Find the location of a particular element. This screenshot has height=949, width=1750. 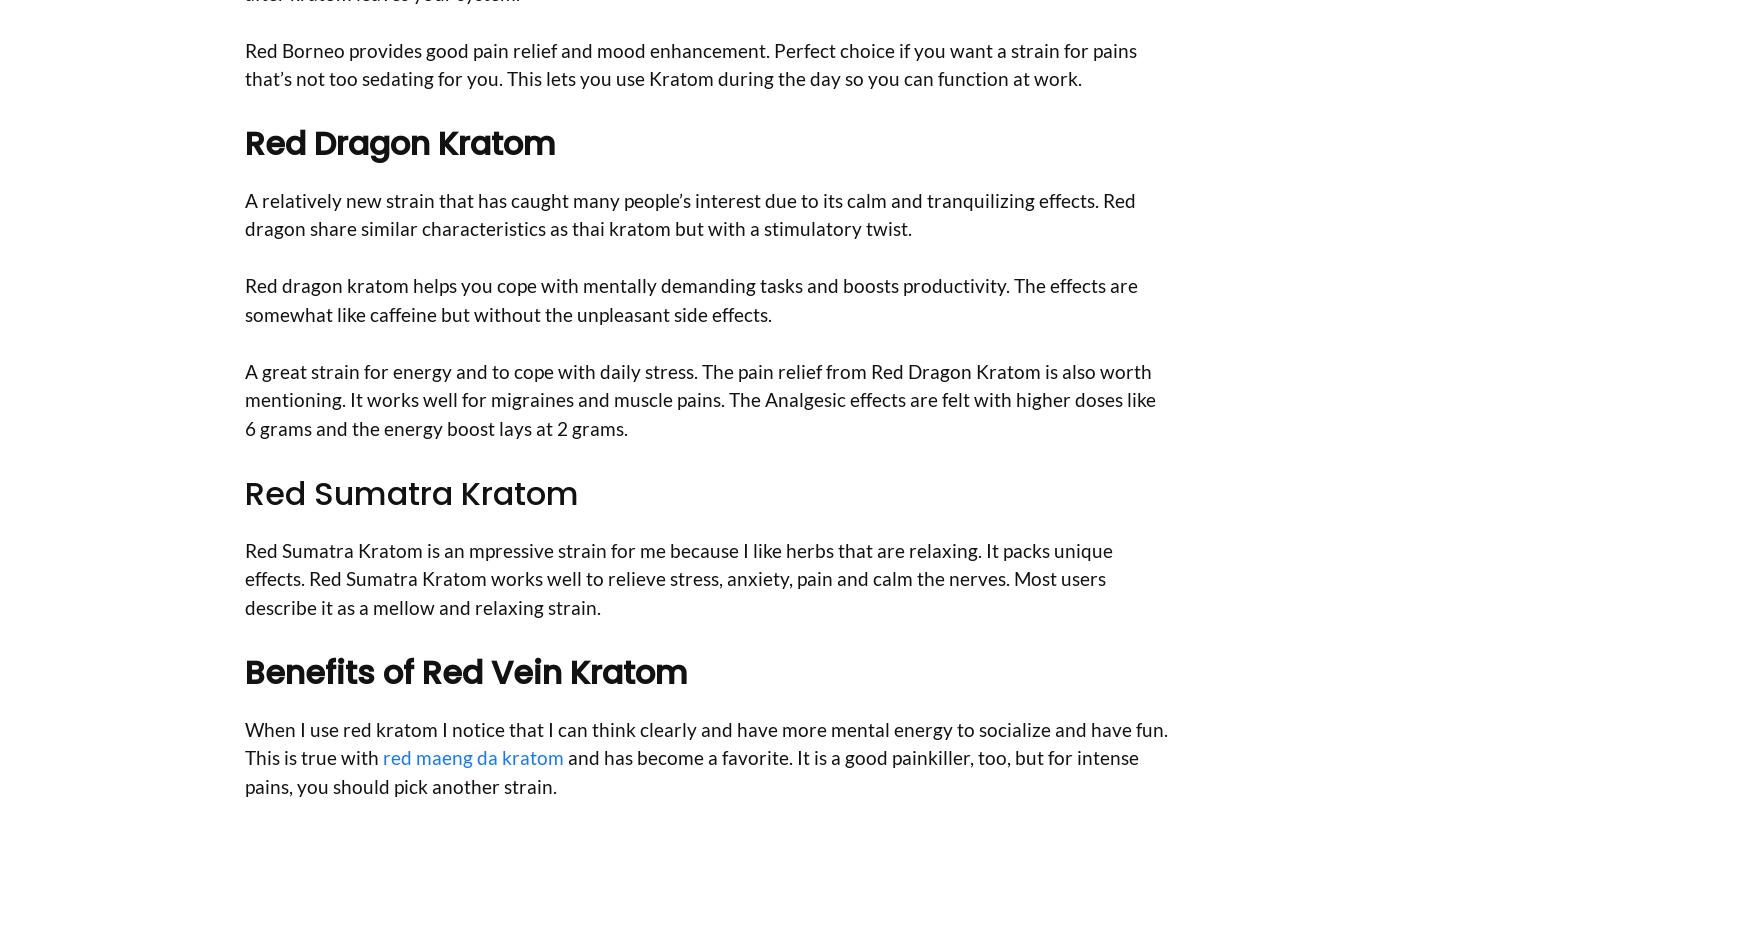

'A relatively new strain that has caught many people’s interest due to its calm and tranquilizing effects. Red dragon share similar characteristics as thai kratom but with a stimulatory twist.' is located at coordinates (690, 212).